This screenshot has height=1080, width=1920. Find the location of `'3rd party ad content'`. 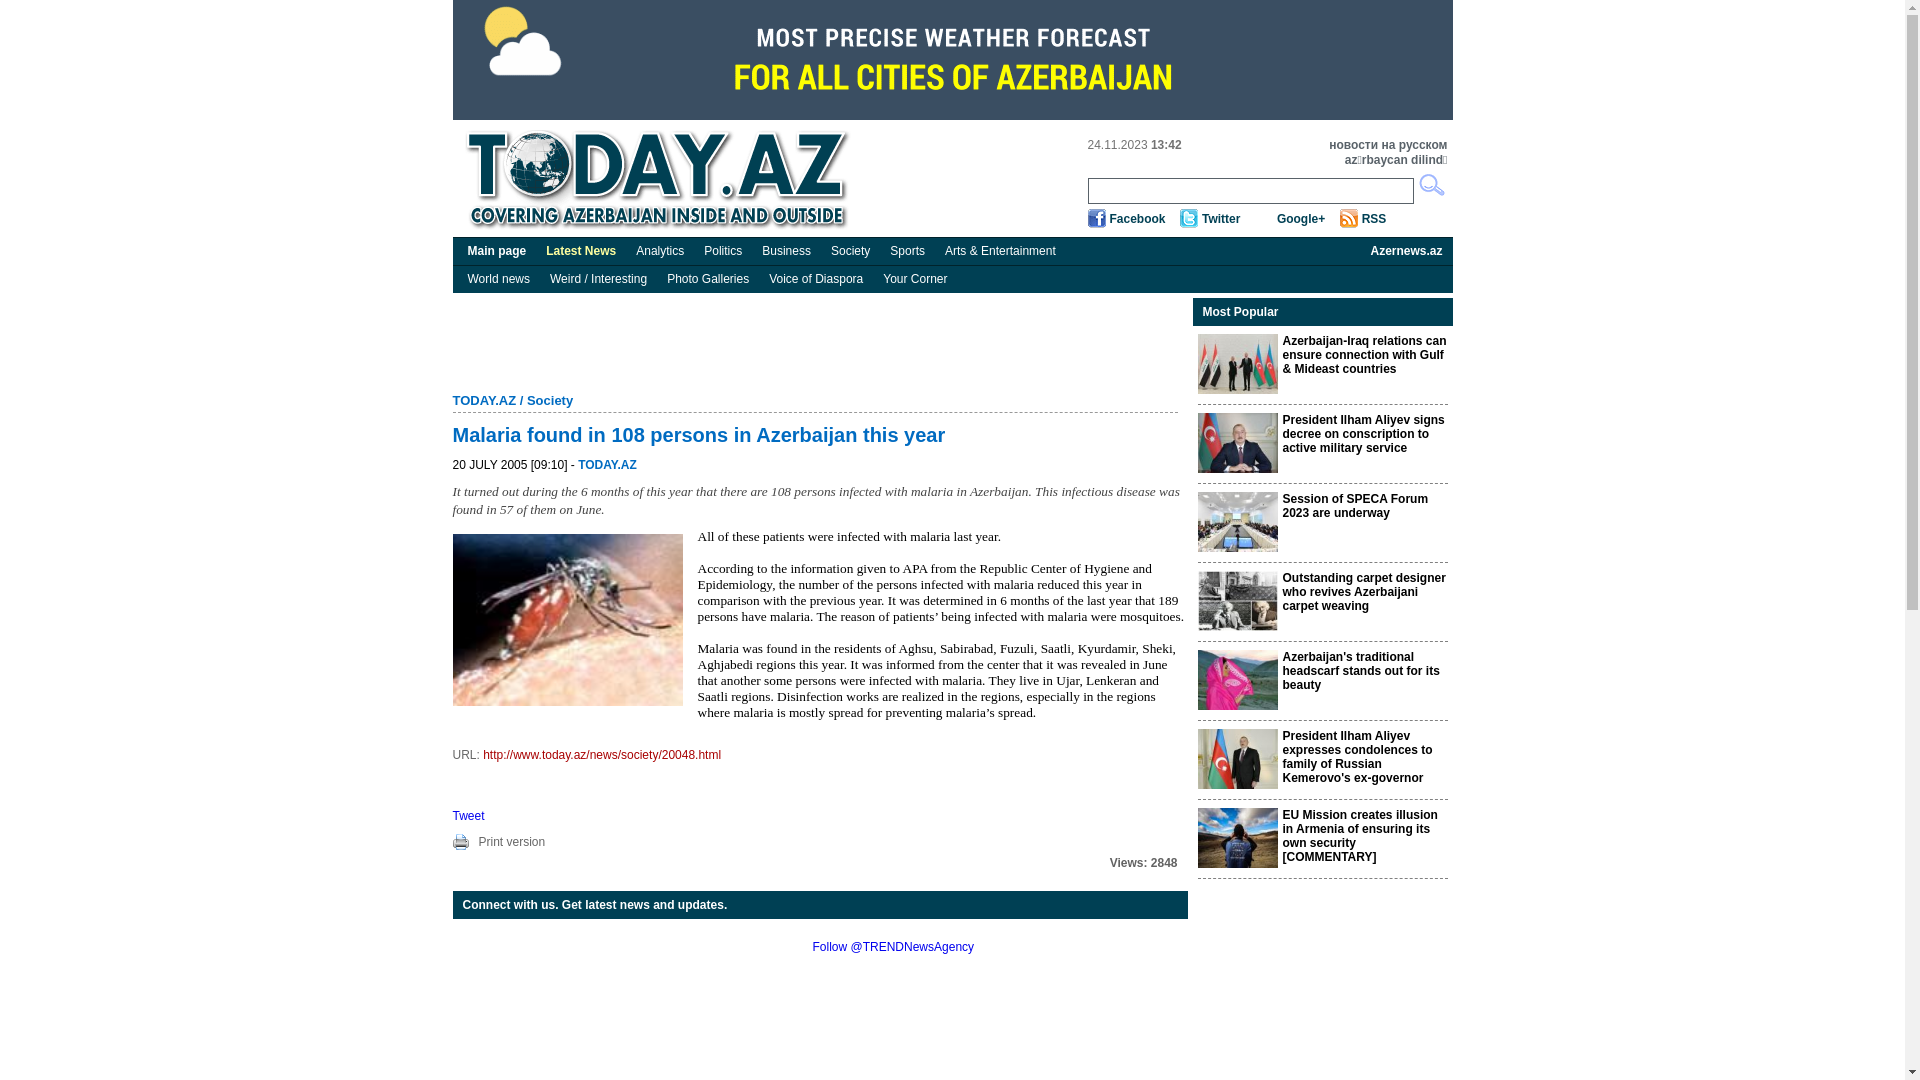

'3rd party ad content' is located at coordinates (950, 59).